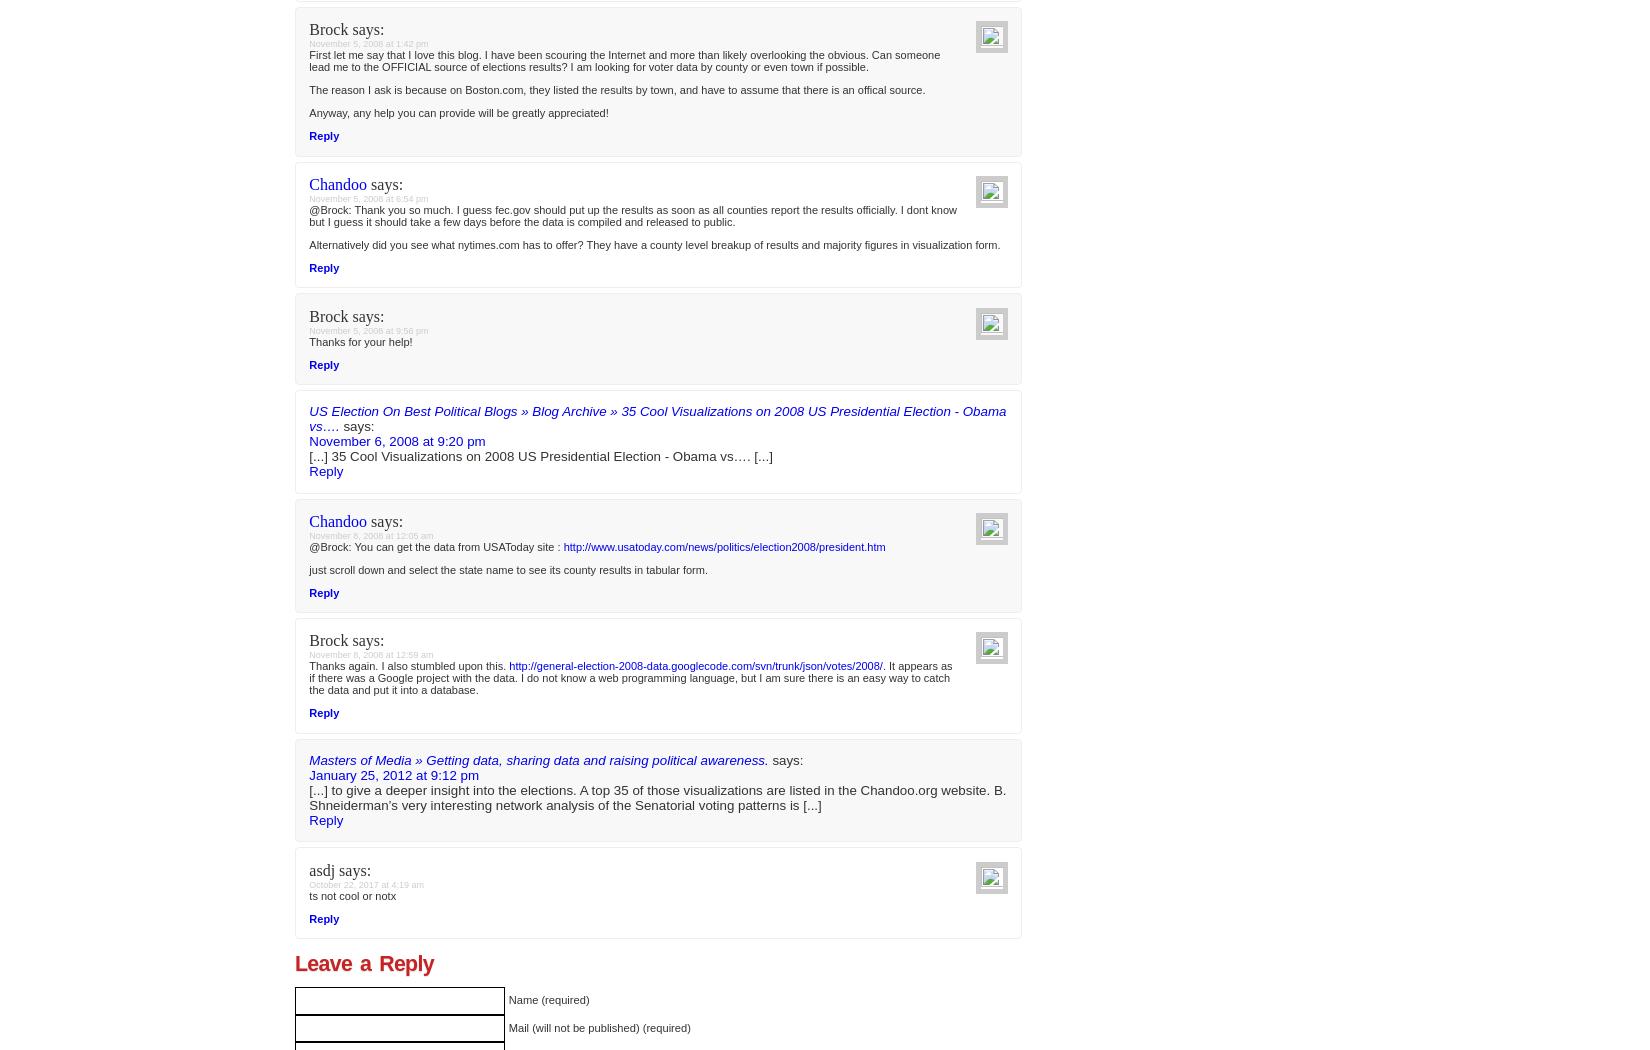  What do you see at coordinates (309, 432) in the screenshot?
I see `'Eleições Americanas - Infografias. - 2.0 WEBMANIA - Portugal, a Web 2.0, o Mundo e a Internet'` at bounding box center [309, 432].